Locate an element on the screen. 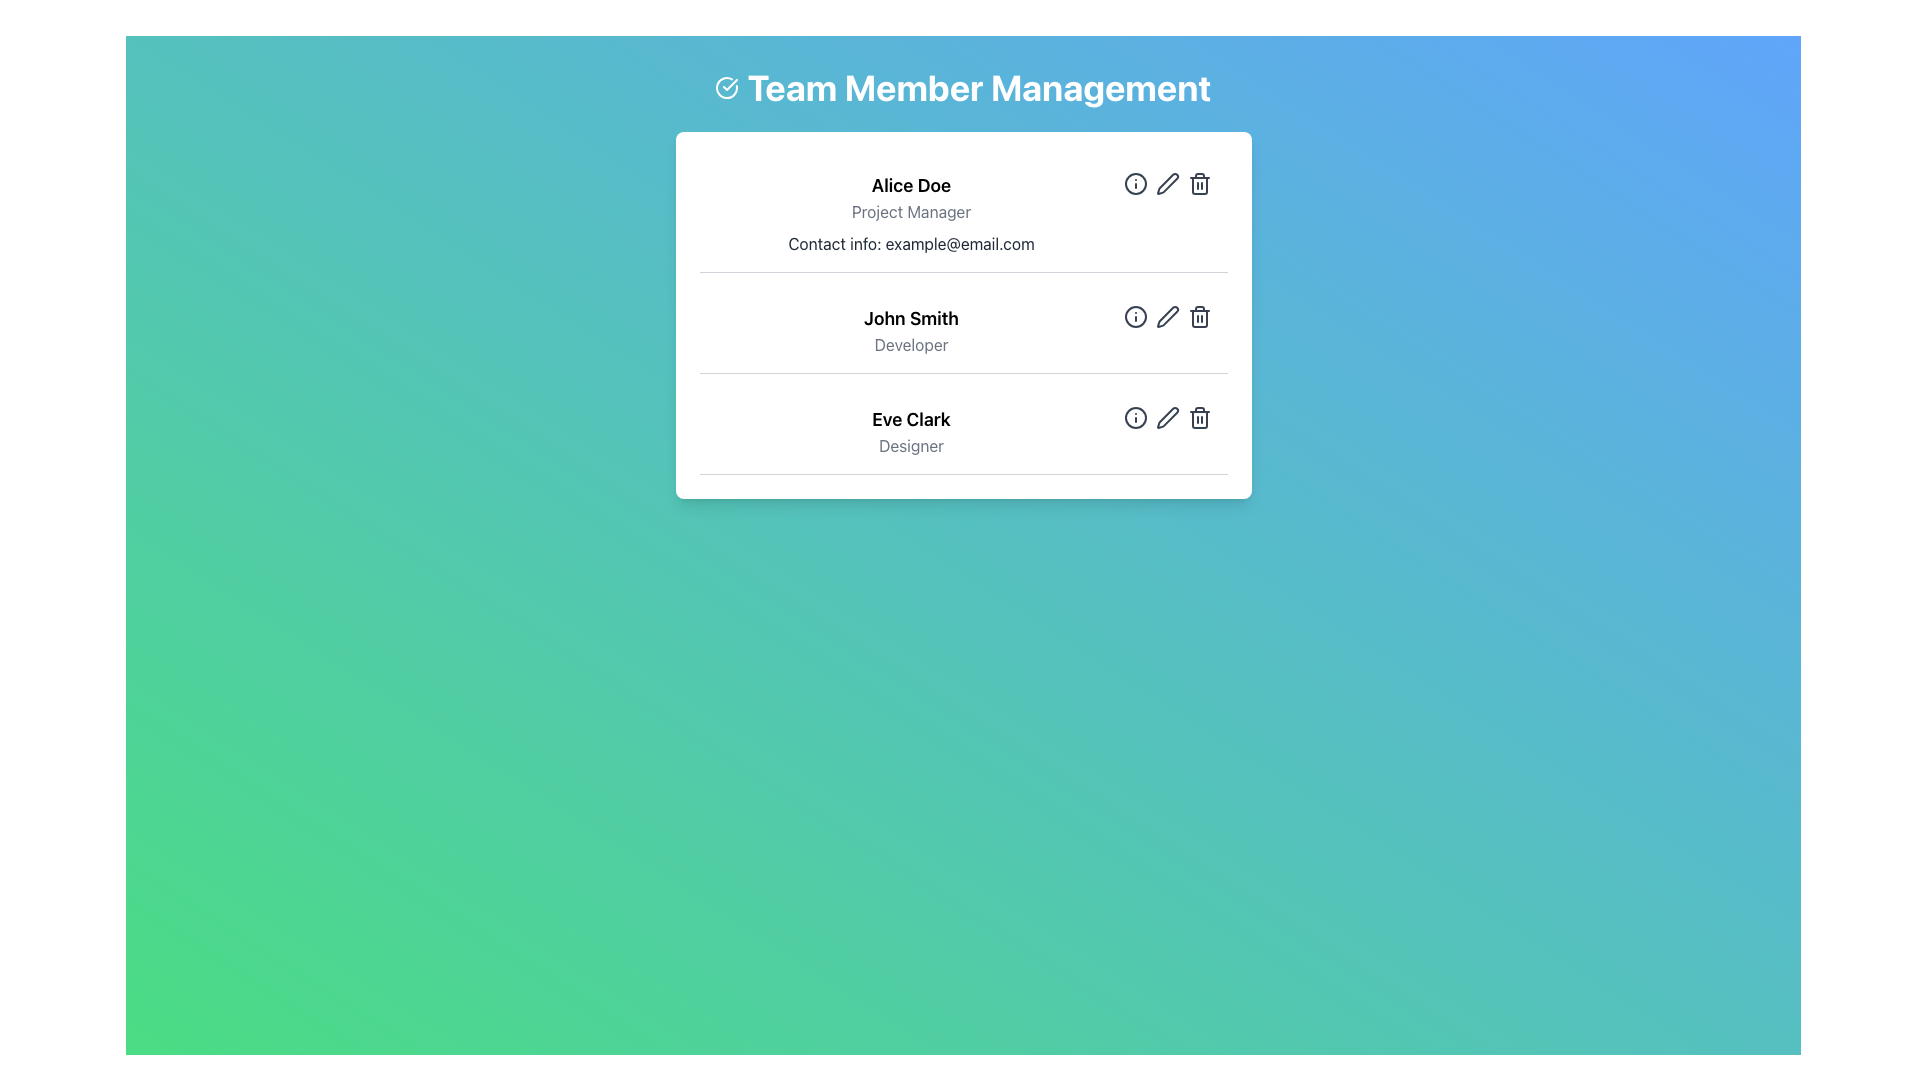  the second icon button to the right of the 'John Smith' entry in the list is located at coordinates (1167, 315).